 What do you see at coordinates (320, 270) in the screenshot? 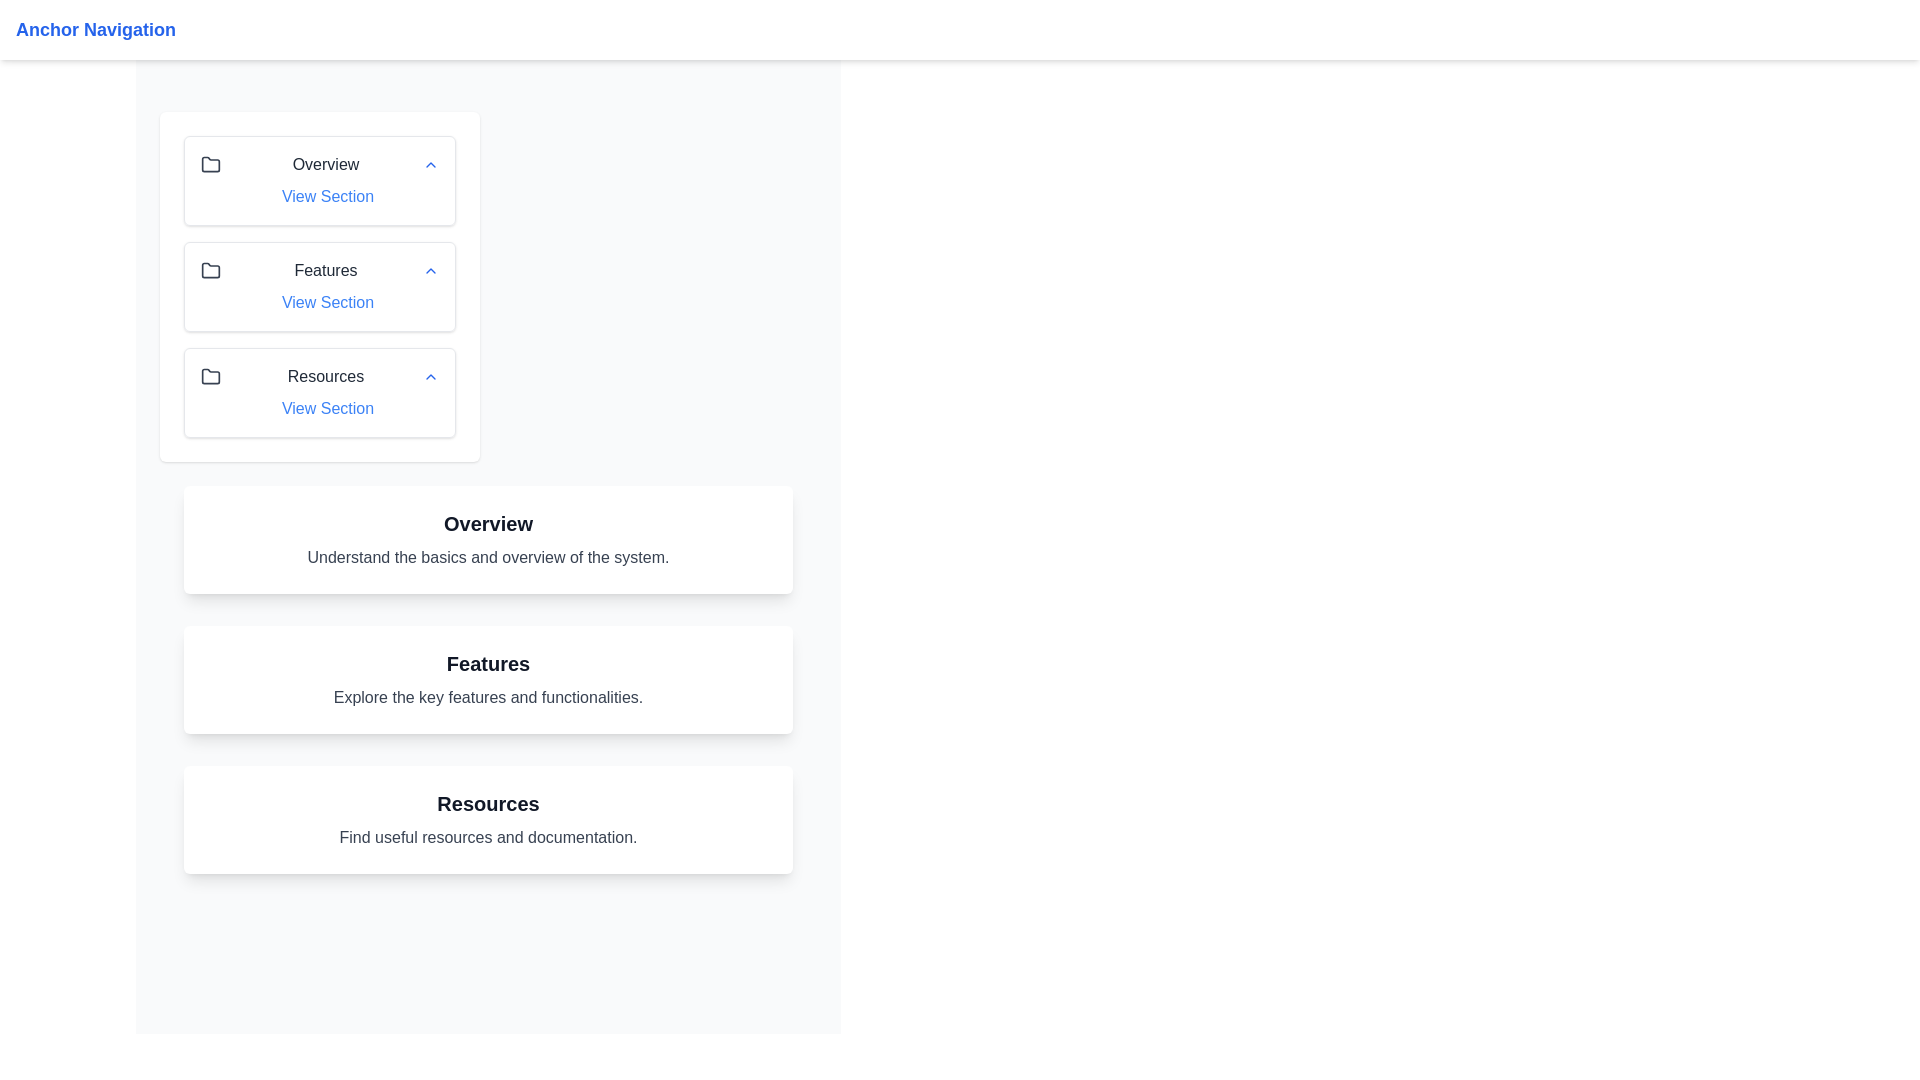
I see `the folder icon in the 'Features' section collapsible header` at bounding box center [320, 270].